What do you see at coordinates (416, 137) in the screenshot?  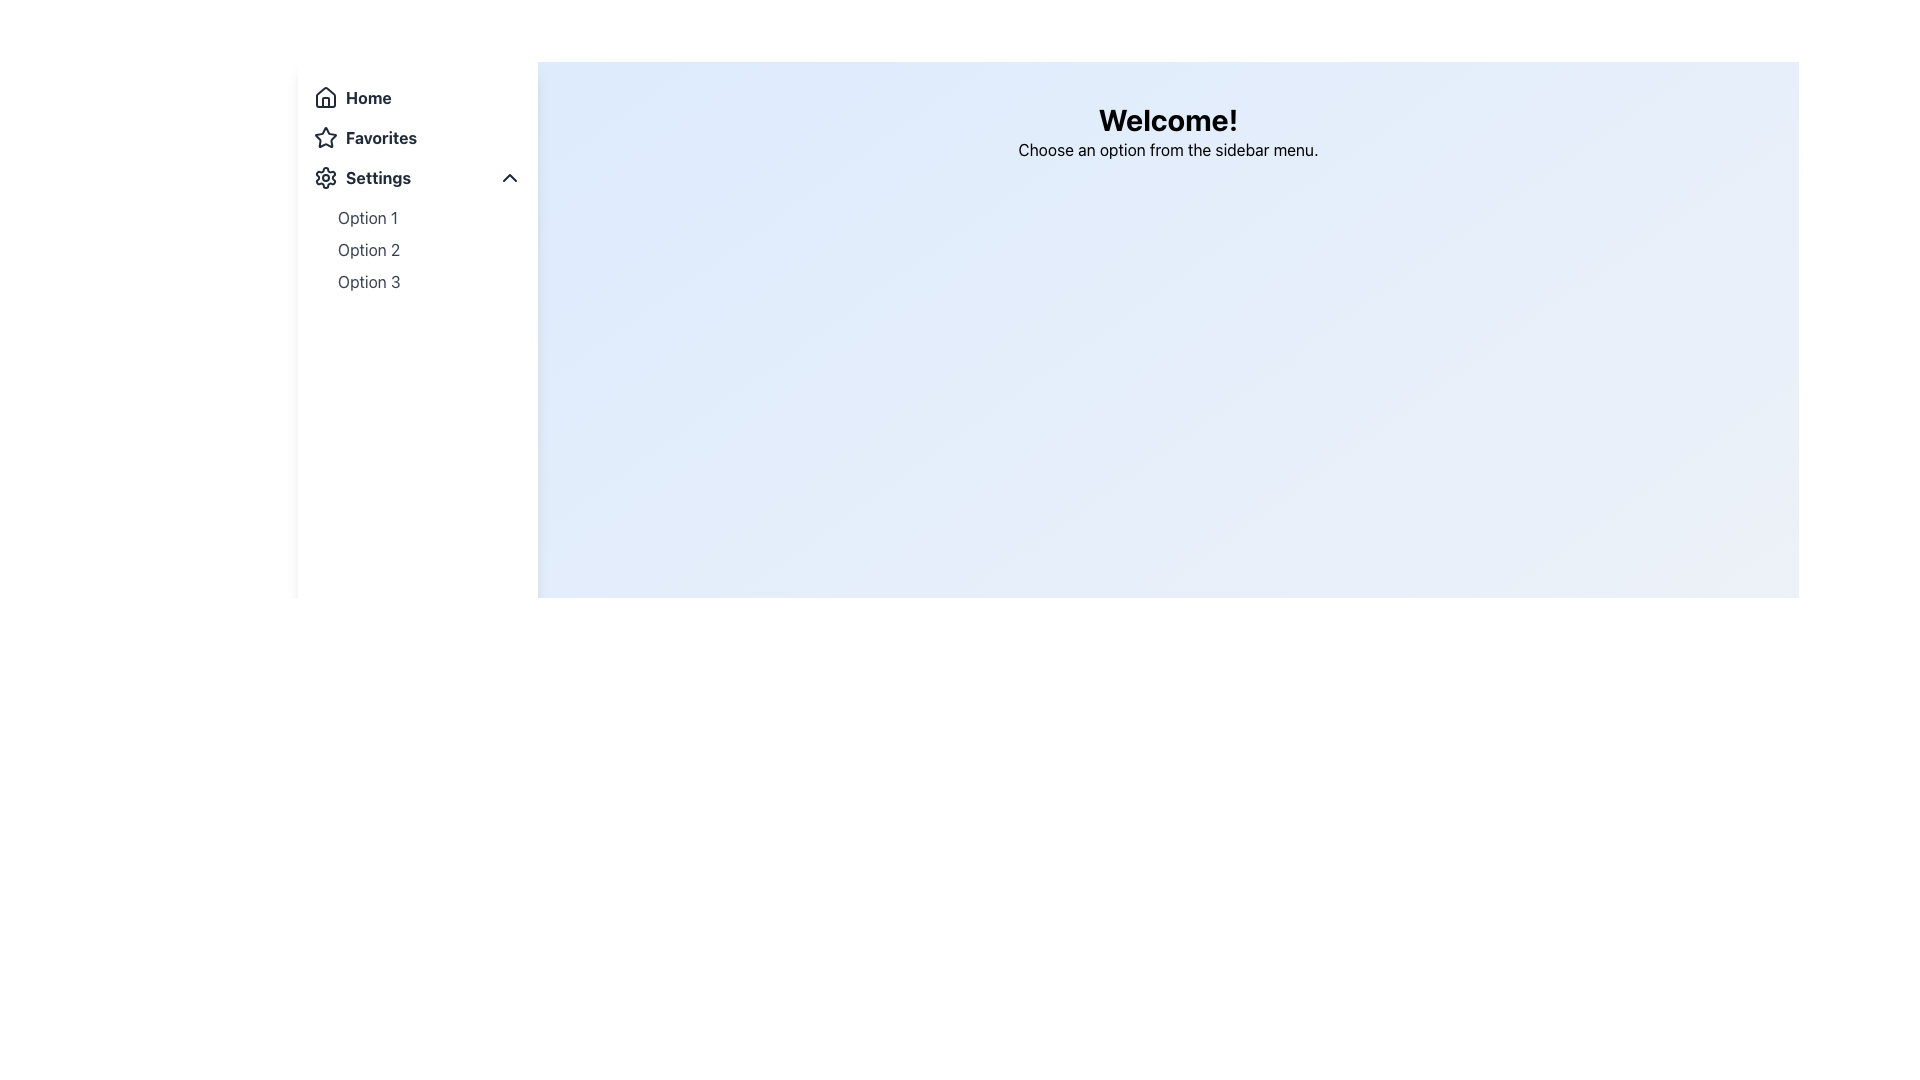 I see `the 'Favorites' button in the vertical navigation menu` at bounding box center [416, 137].